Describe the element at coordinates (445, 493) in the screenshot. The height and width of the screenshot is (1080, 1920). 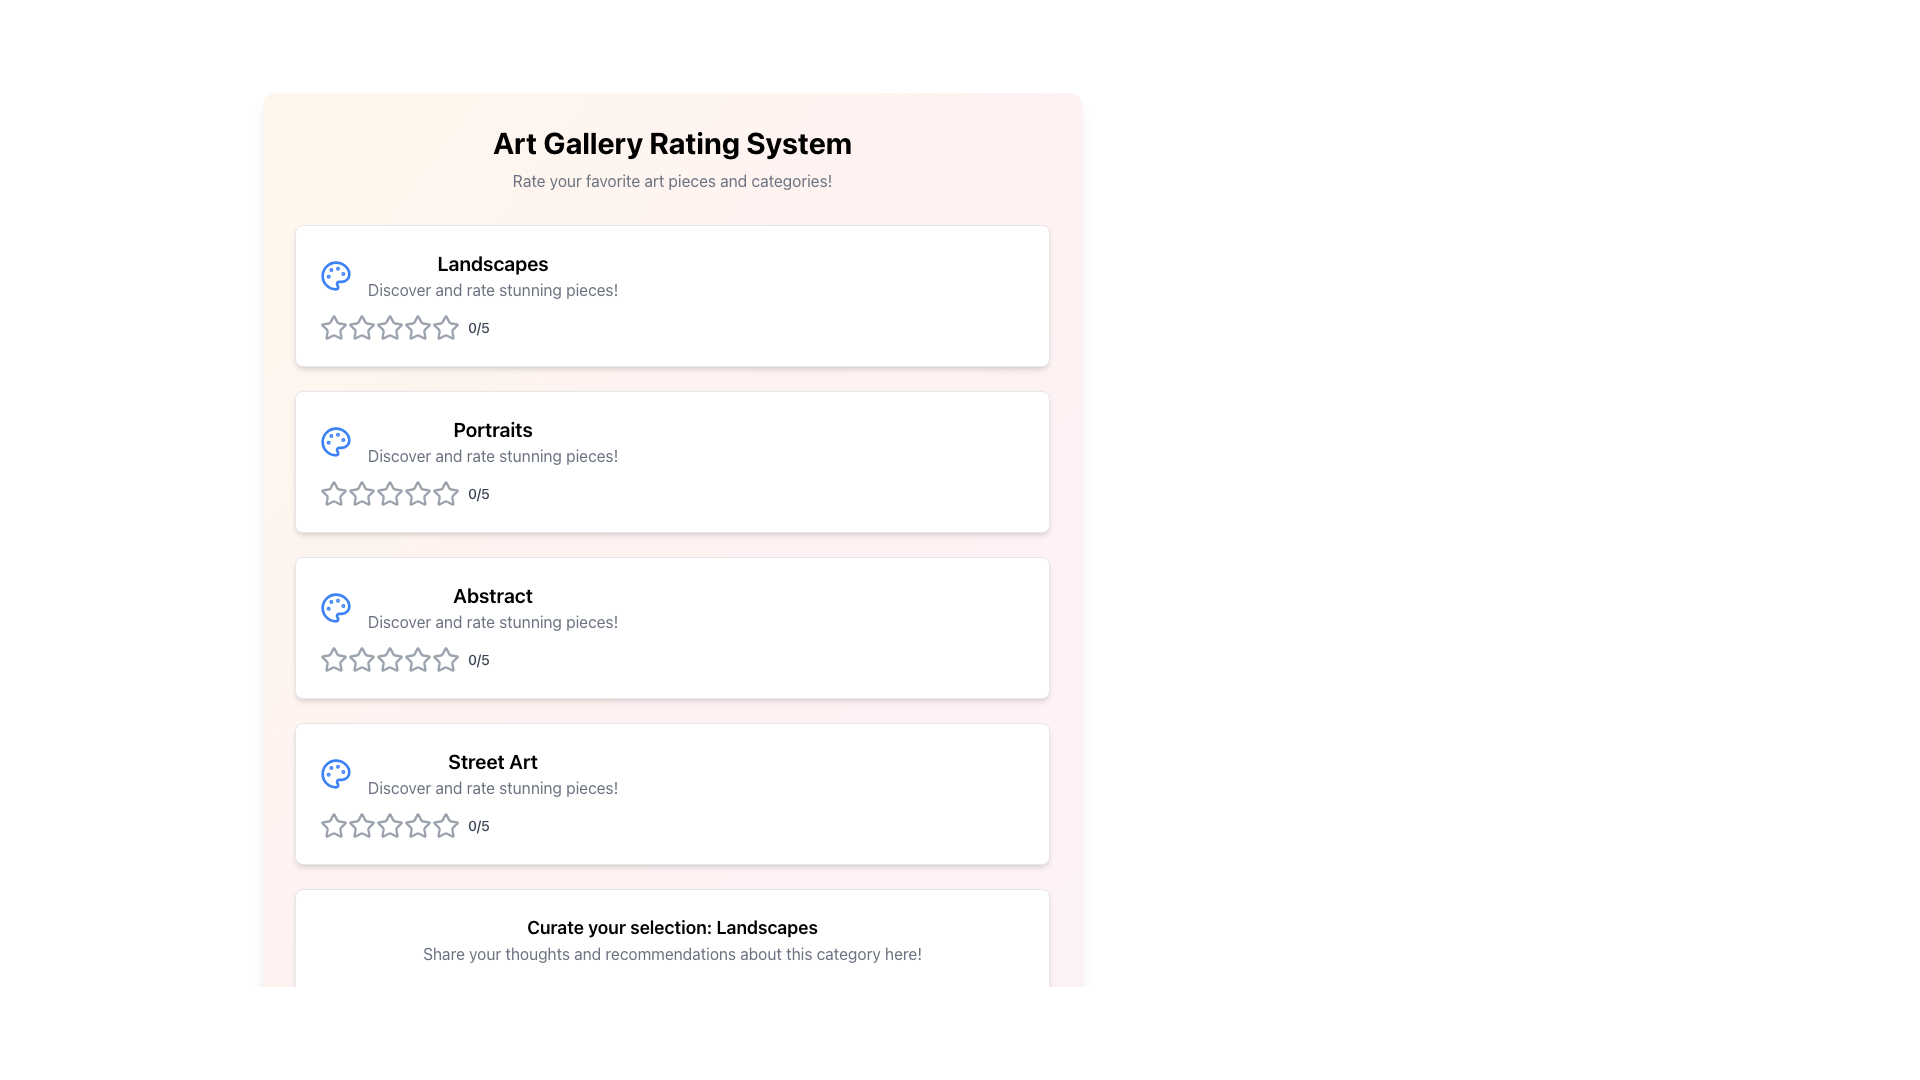
I see `the third star icon in the second rating row for the category 'Portraits' to rate it` at that location.